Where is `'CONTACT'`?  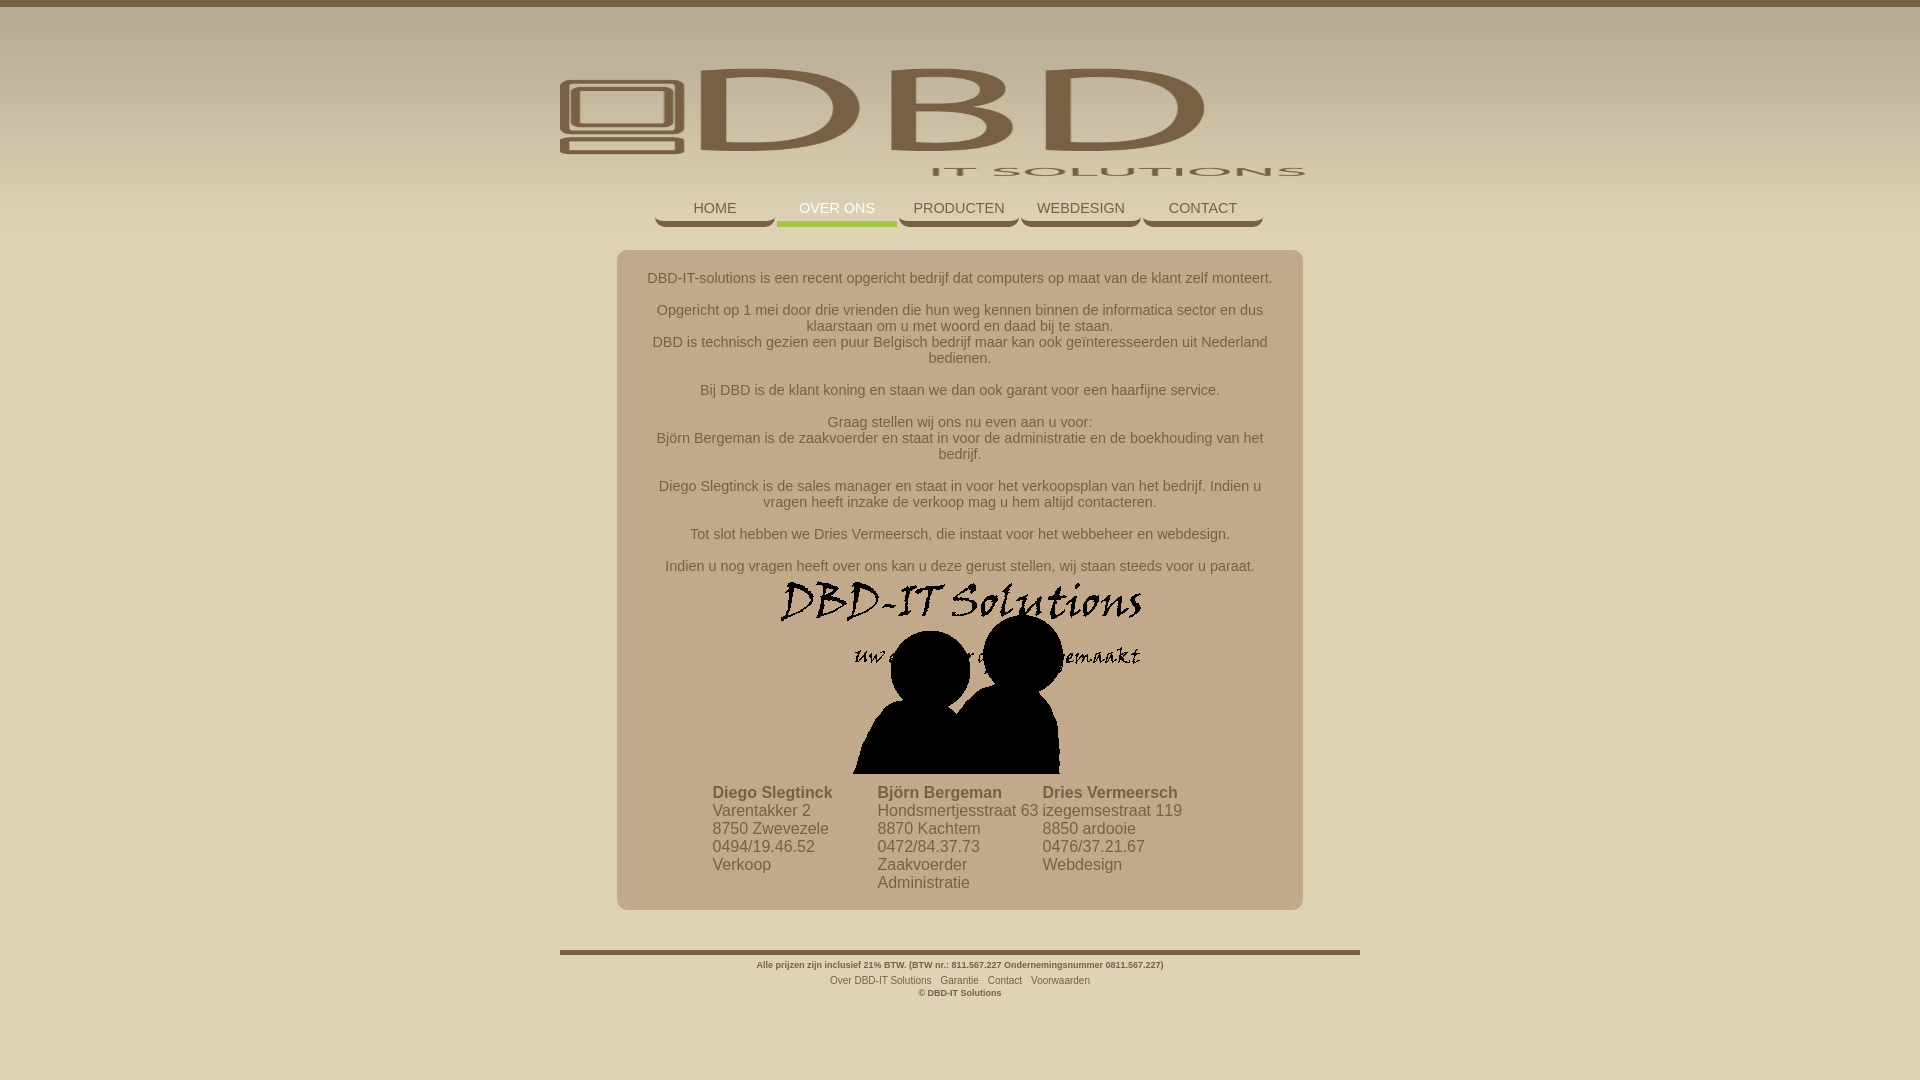
'CONTACT' is located at coordinates (1202, 208).